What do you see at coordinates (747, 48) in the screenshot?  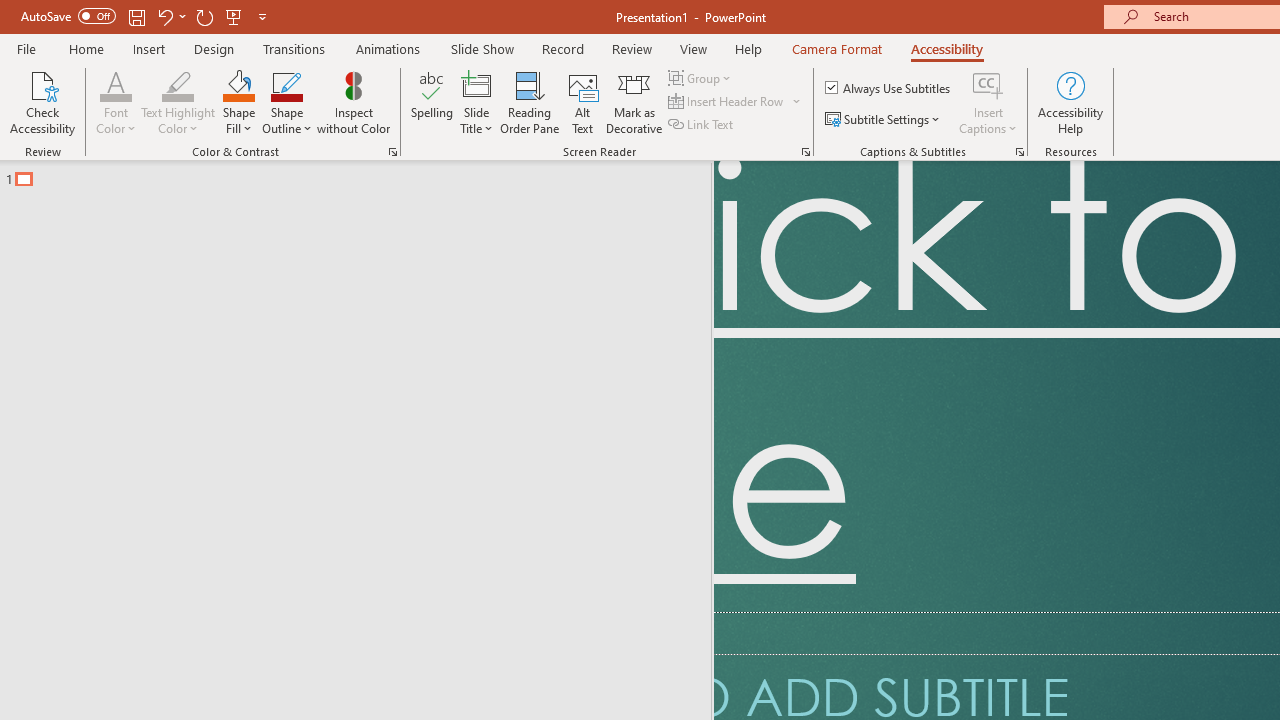 I see `'Help'` at bounding box center [747, 48].